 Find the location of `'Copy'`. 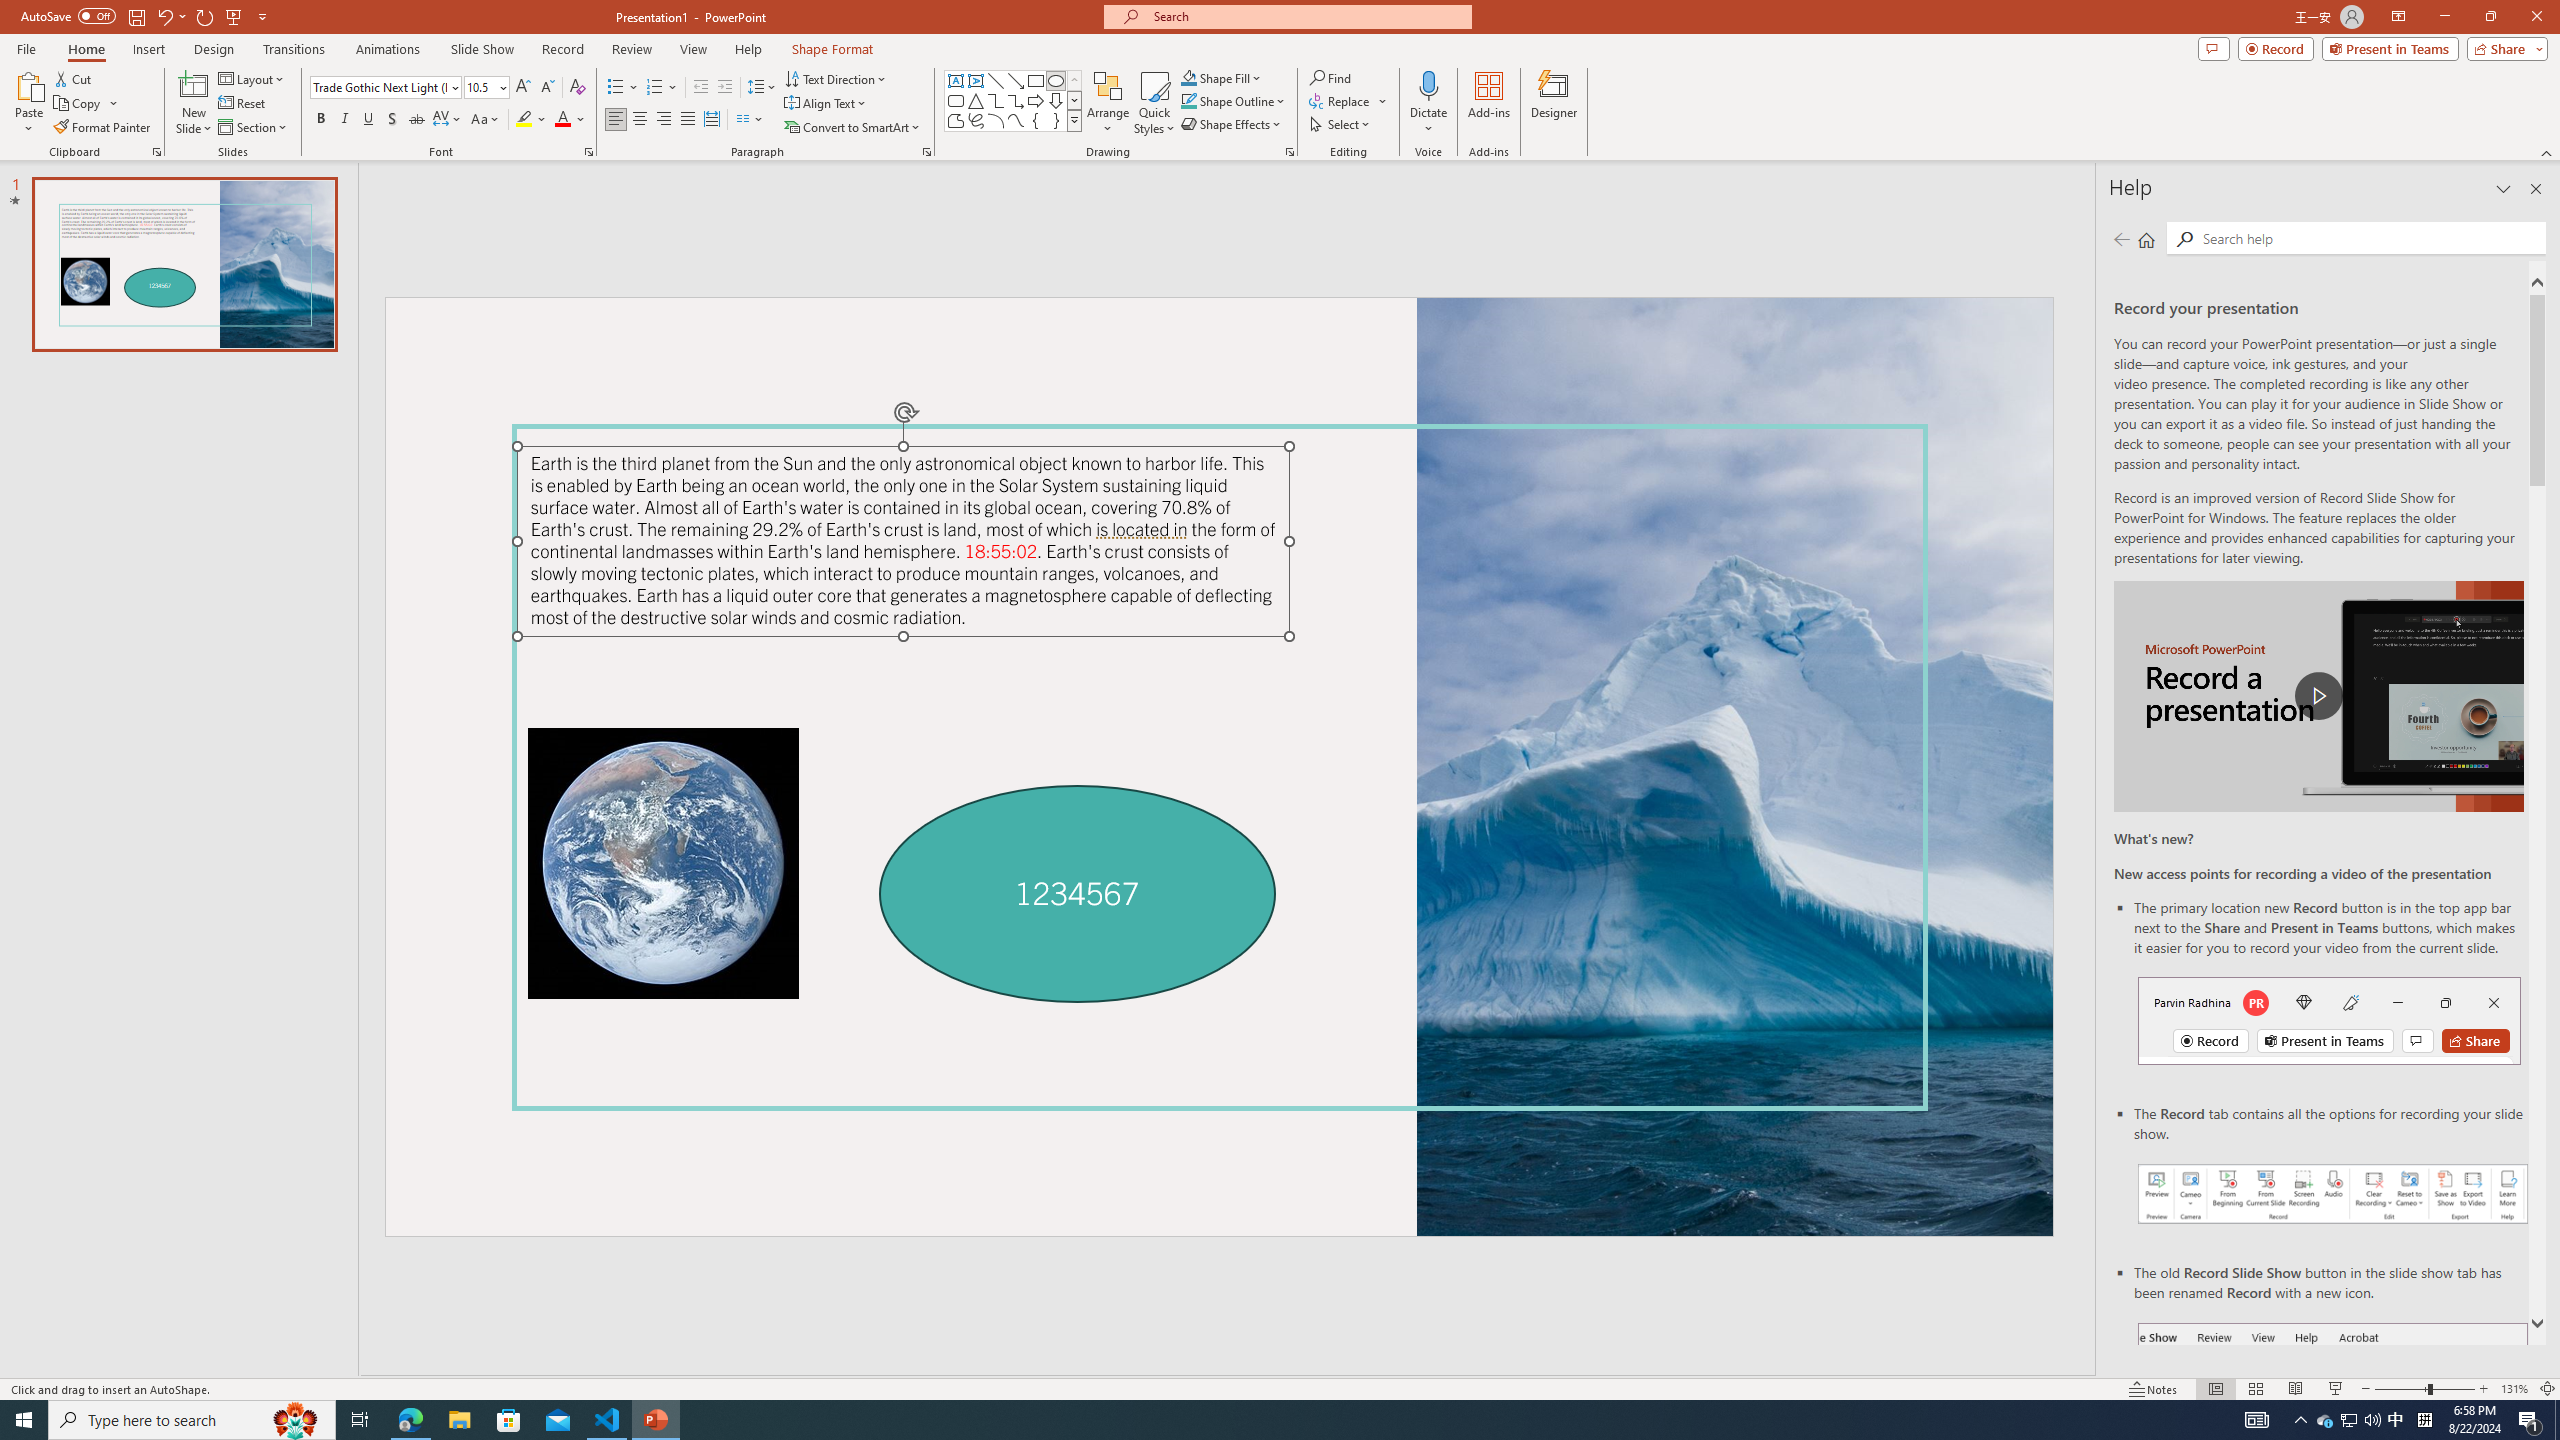

'Copy' is located at coordinates (86, 103).